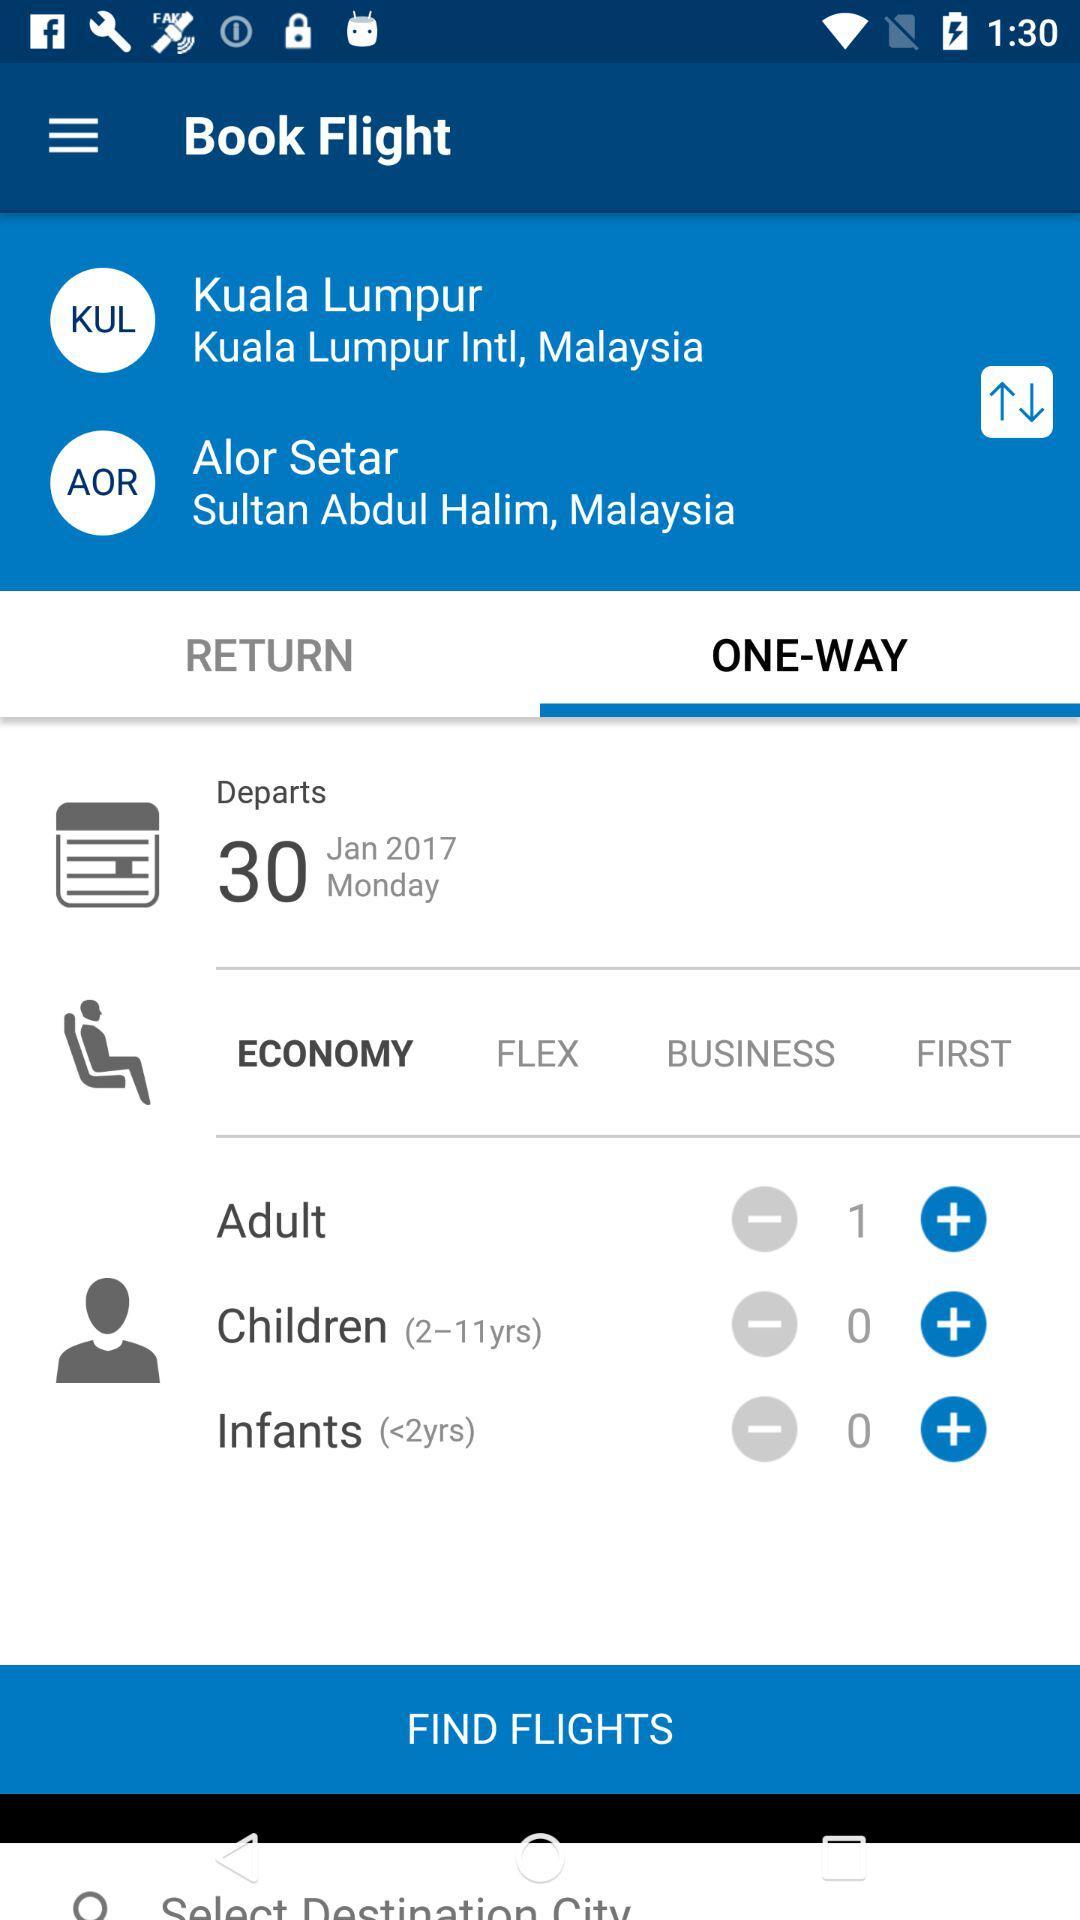 This screenshot has width=1080, height=1920. I want to click on the first icon which is beside the 0, so click(764, 1324).